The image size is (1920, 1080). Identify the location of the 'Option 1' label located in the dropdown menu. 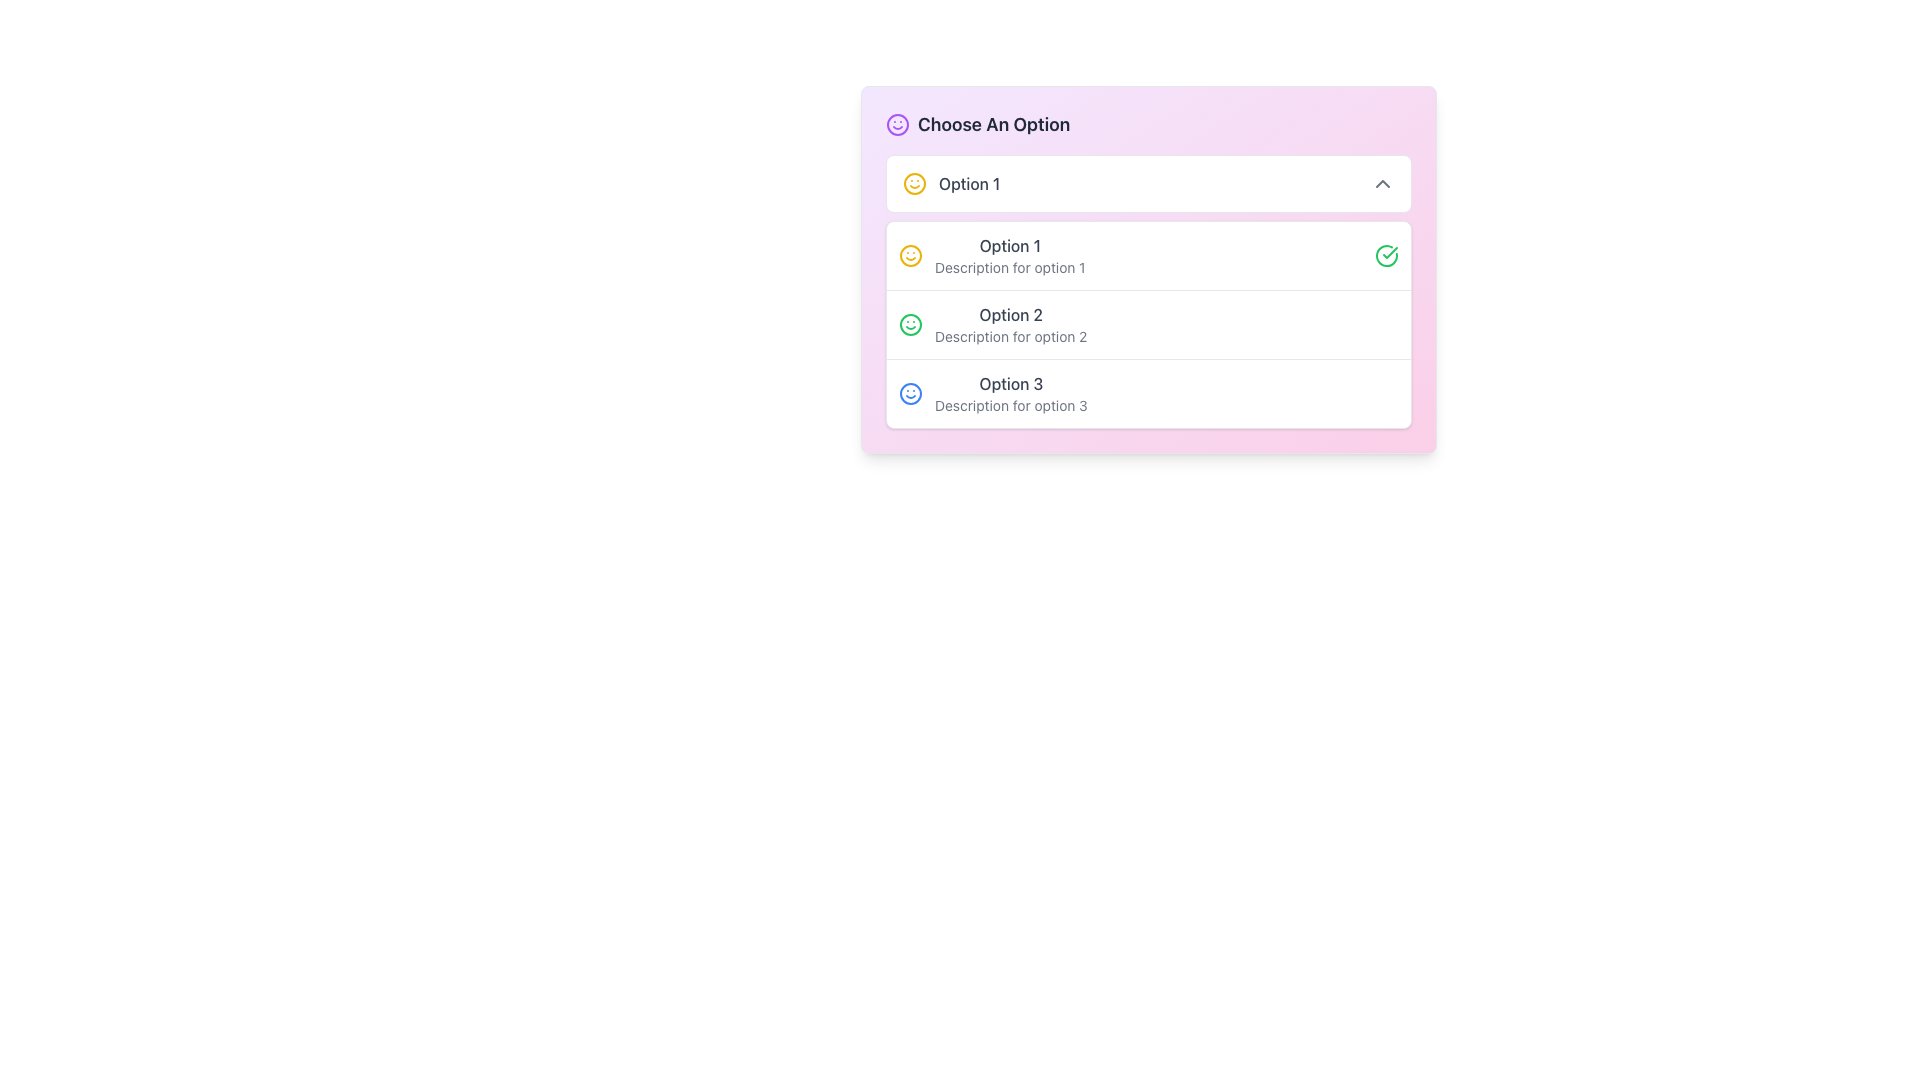
(969, 184).